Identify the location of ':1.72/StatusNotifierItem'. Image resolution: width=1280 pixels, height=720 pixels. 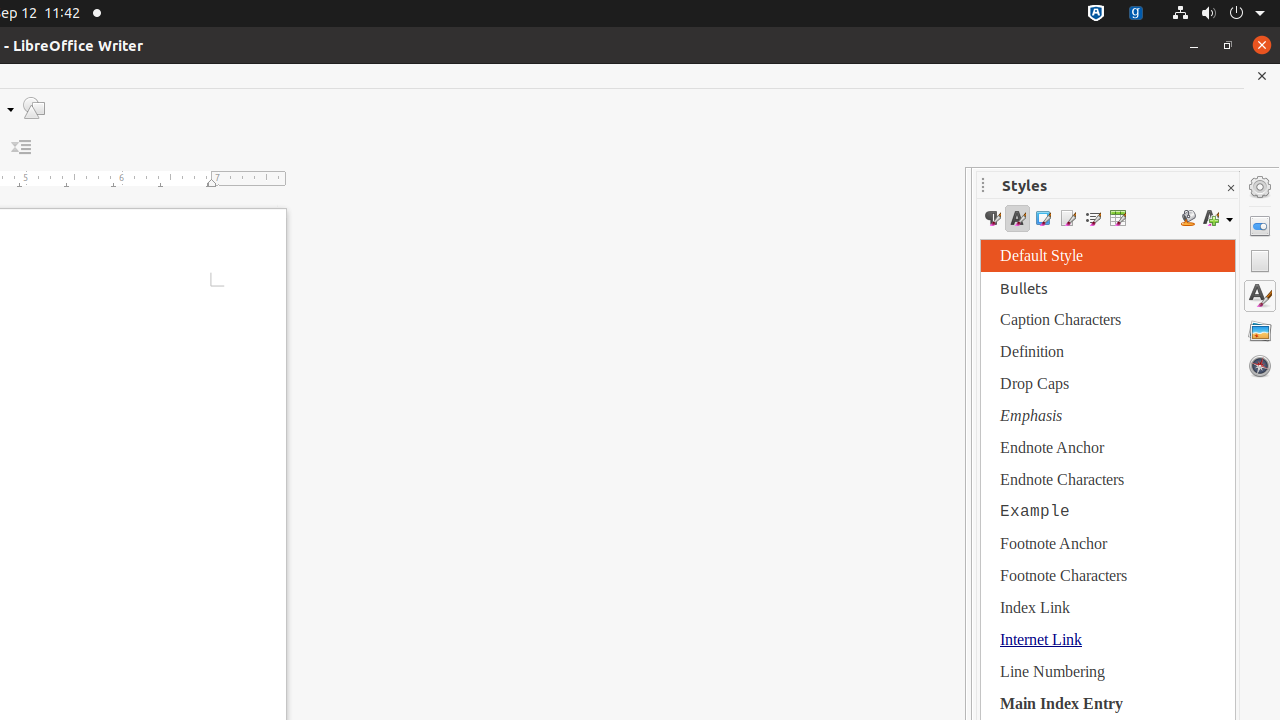
(1094, 13).